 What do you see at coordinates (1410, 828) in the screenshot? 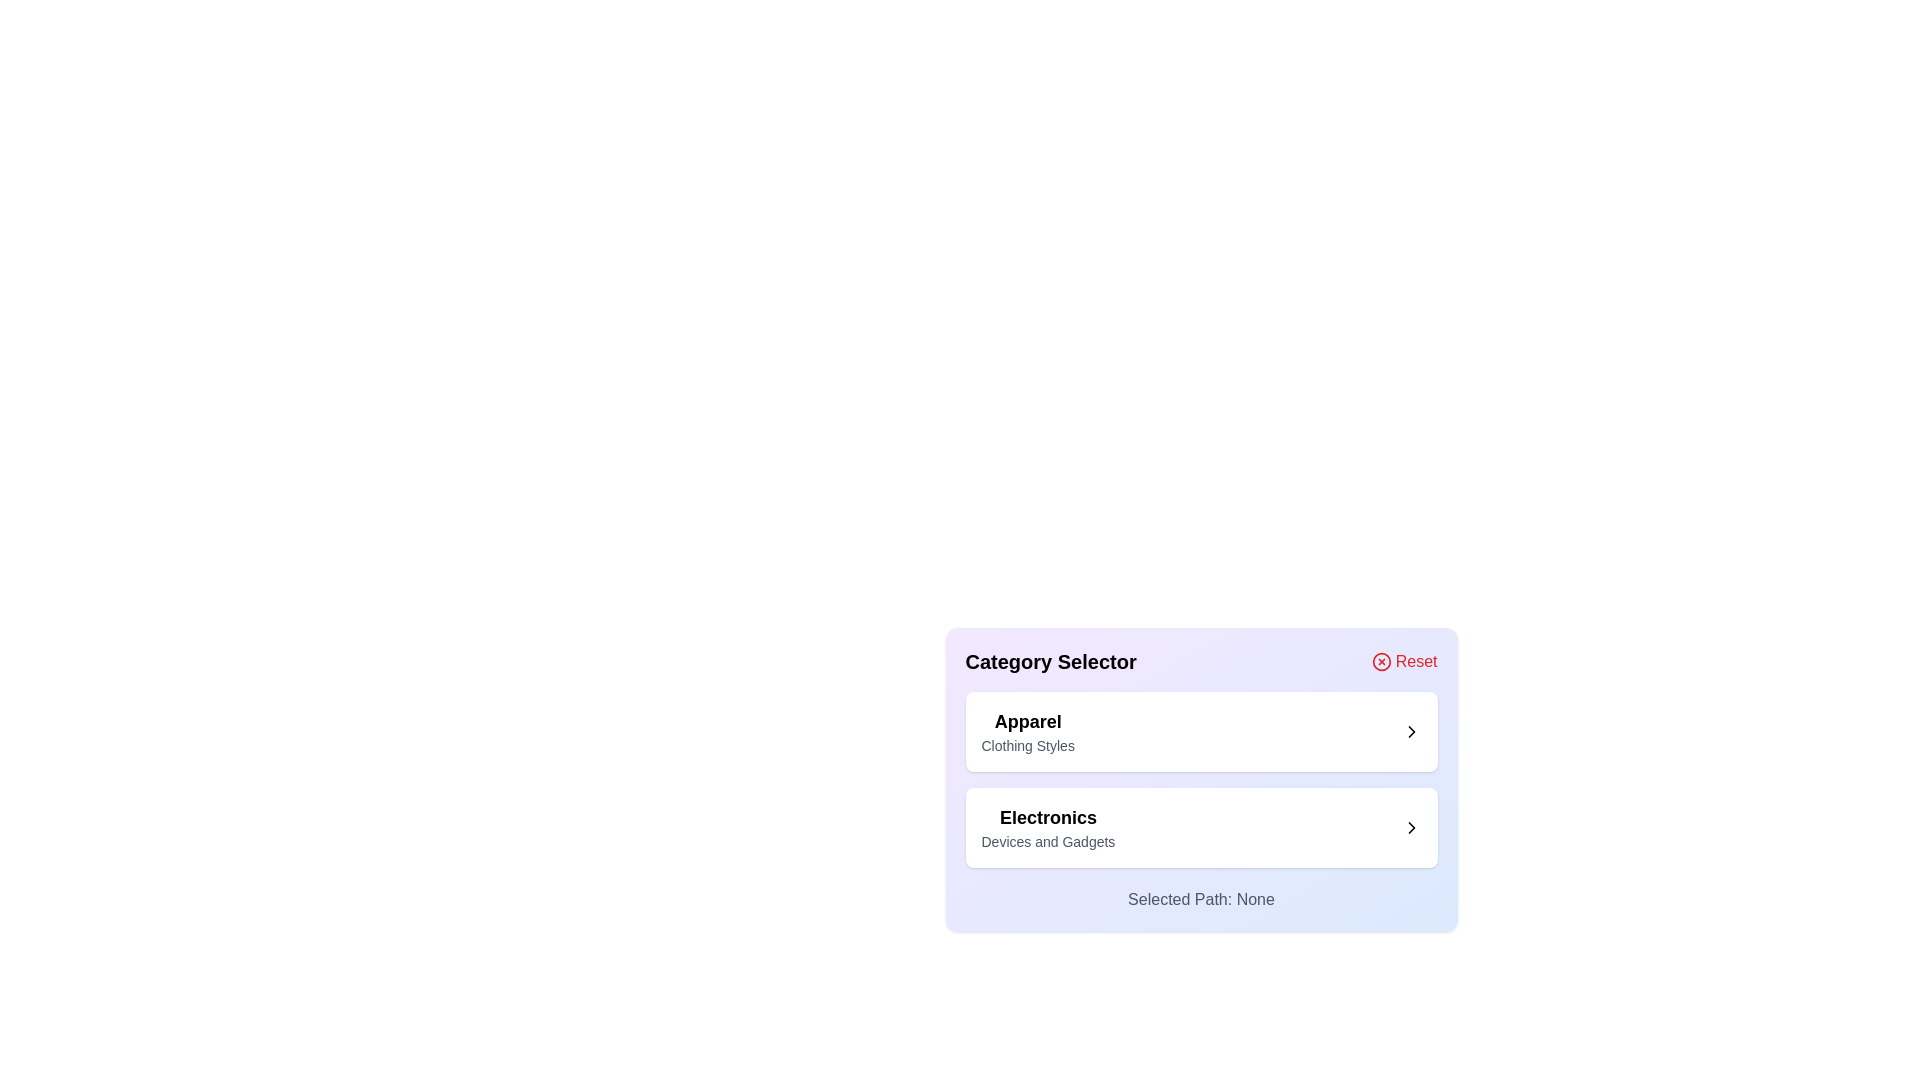
I see `the Chevron Right icon located to the far right of the 'Electronics' list item to indicate that this category can be expanded or interacted with further` at bounding box center [1410, 828].